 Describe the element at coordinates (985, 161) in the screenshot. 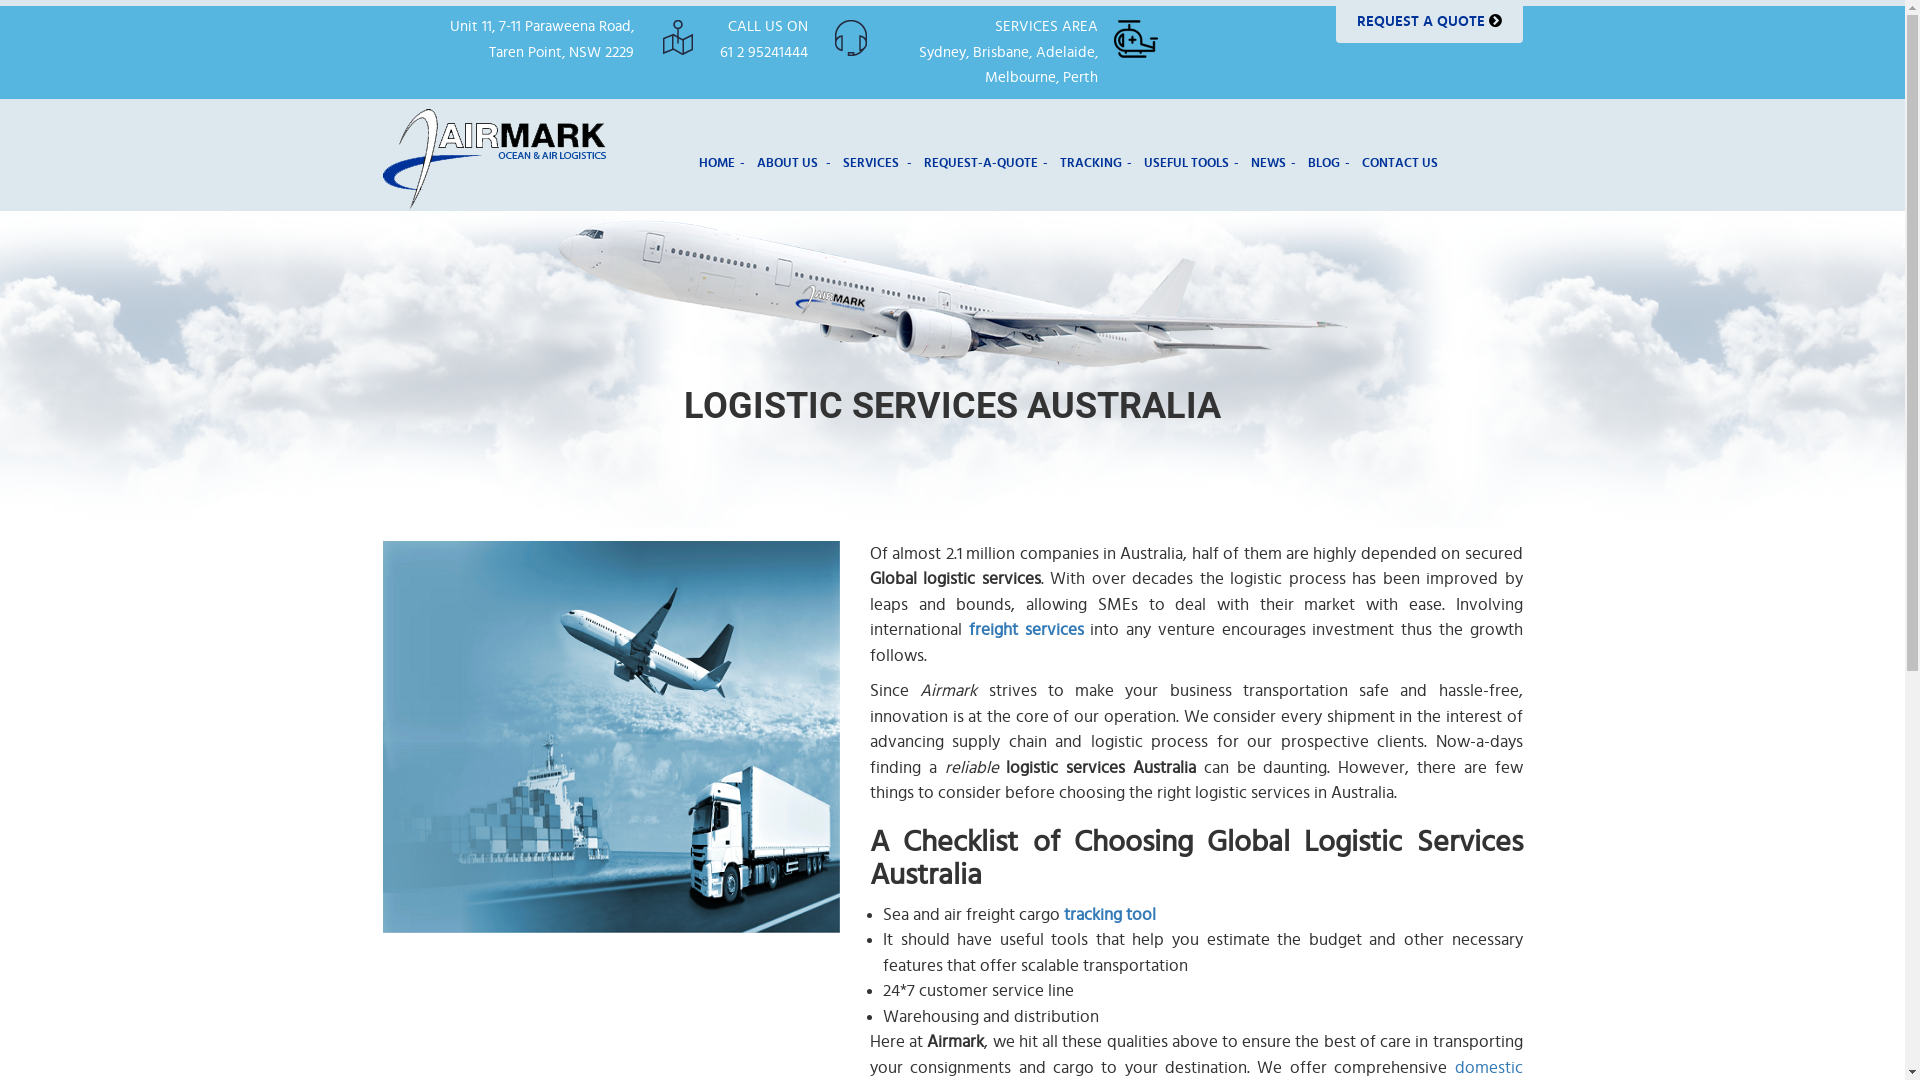

I see `'REQUEST-A-QUOTE'` at that location.